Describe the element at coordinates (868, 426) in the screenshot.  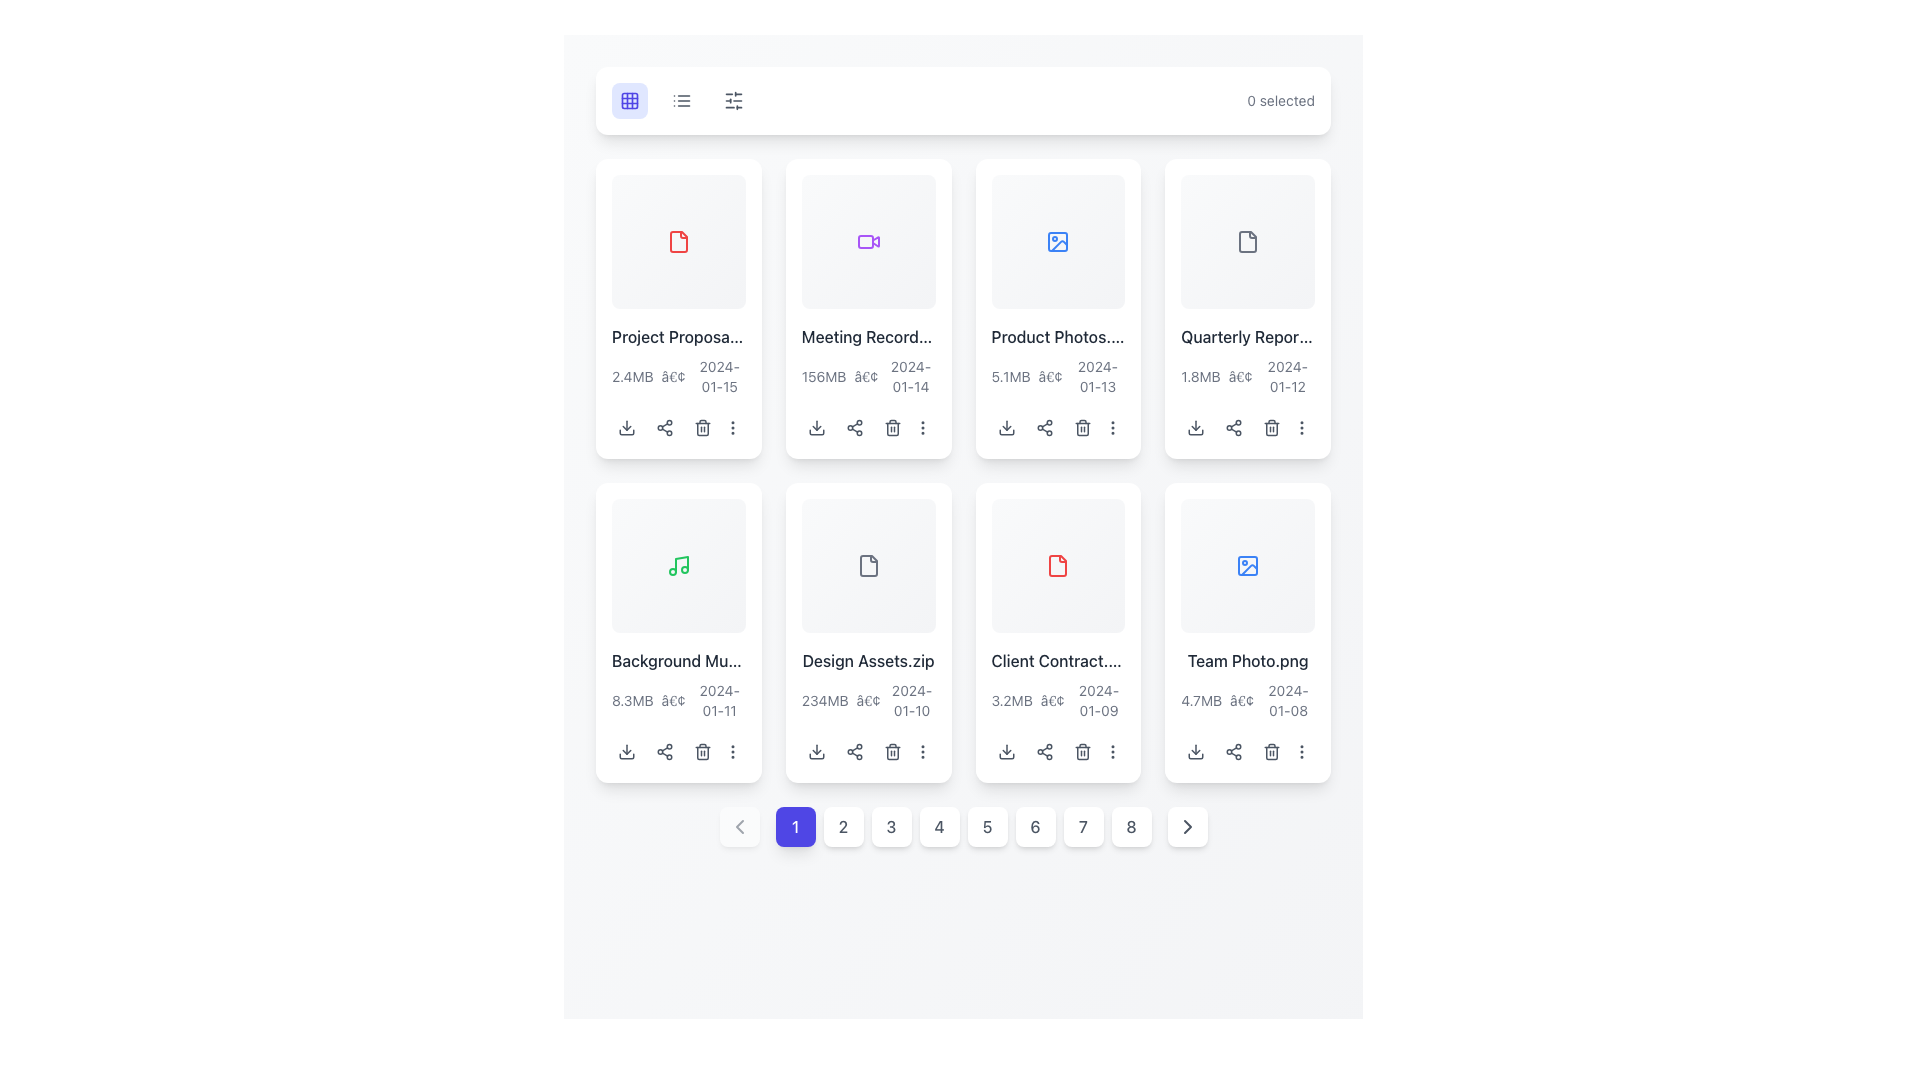
I see `the button group containing action icons (download, share, delete, etc.) located at the bottom of the 'Meeting Recording.mp4' card` at that location.